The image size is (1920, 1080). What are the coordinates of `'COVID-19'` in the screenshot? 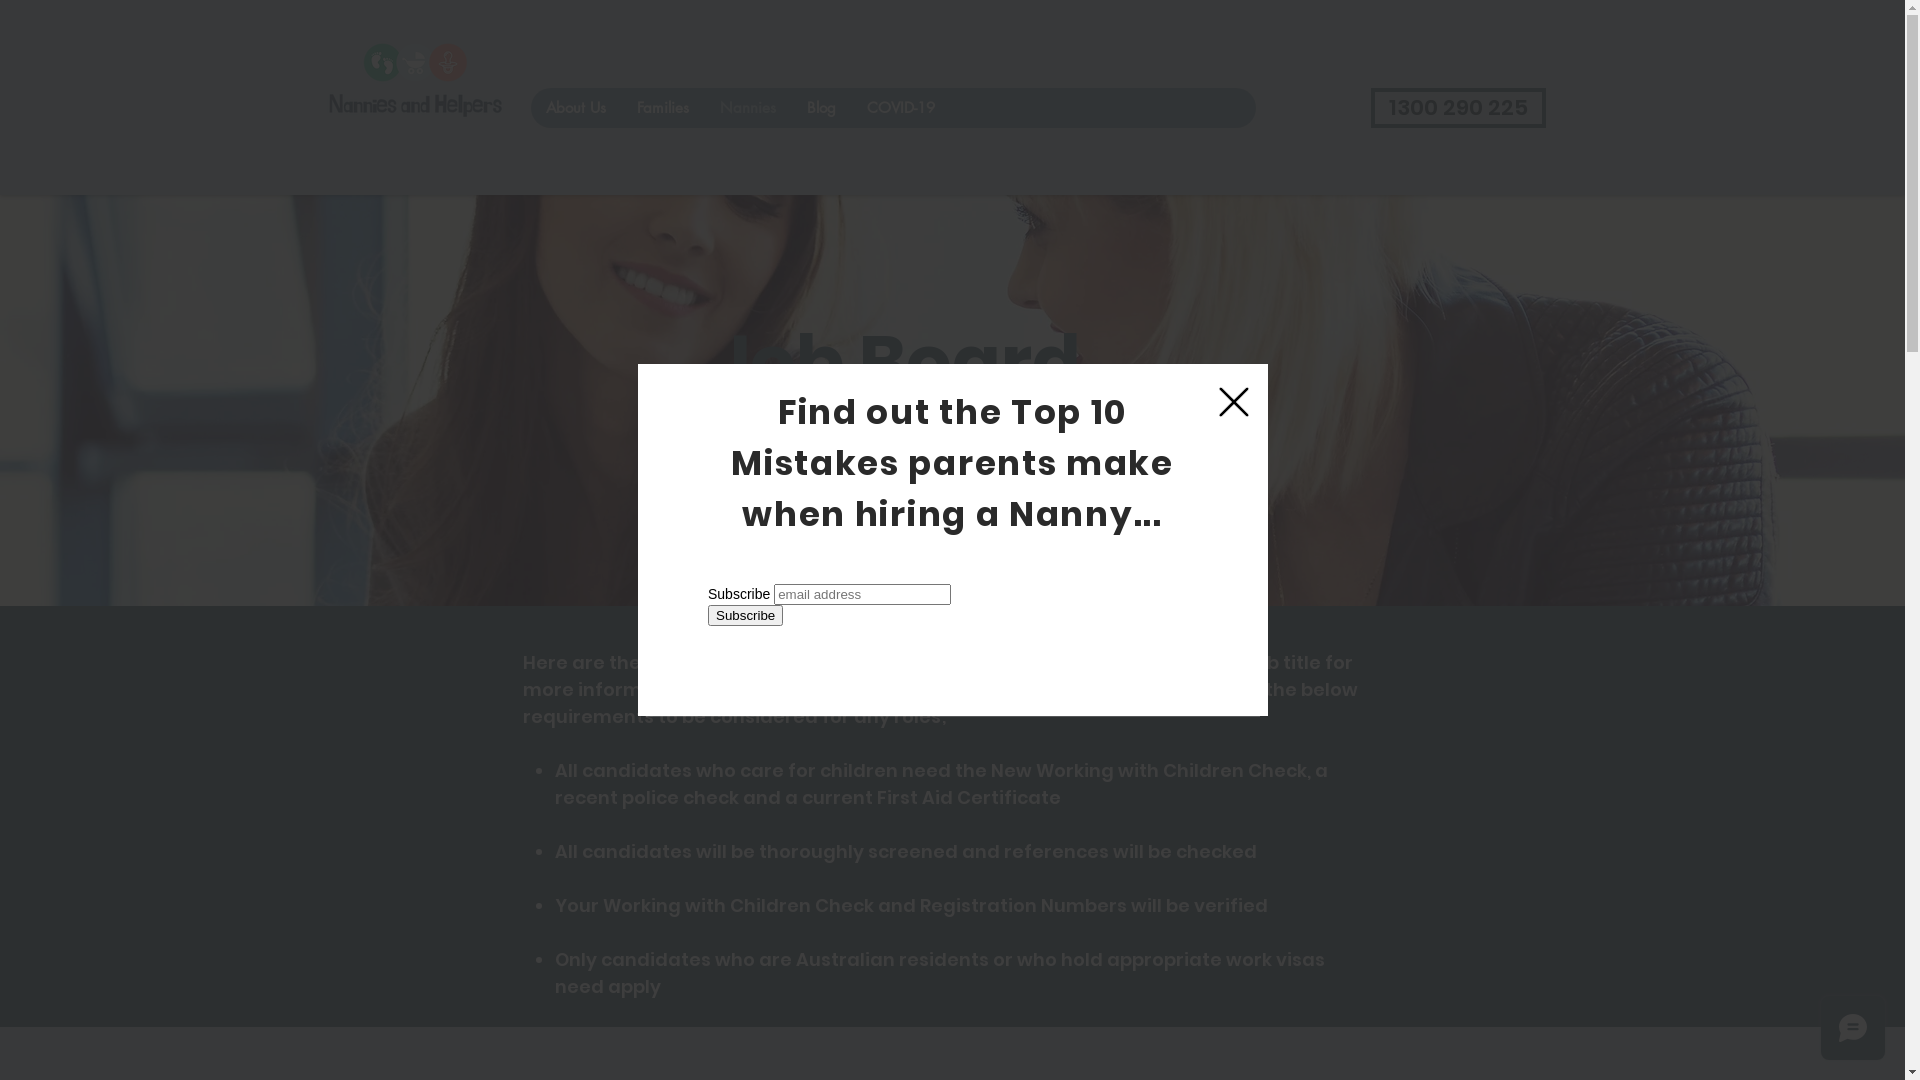 It's located at (898, 108).